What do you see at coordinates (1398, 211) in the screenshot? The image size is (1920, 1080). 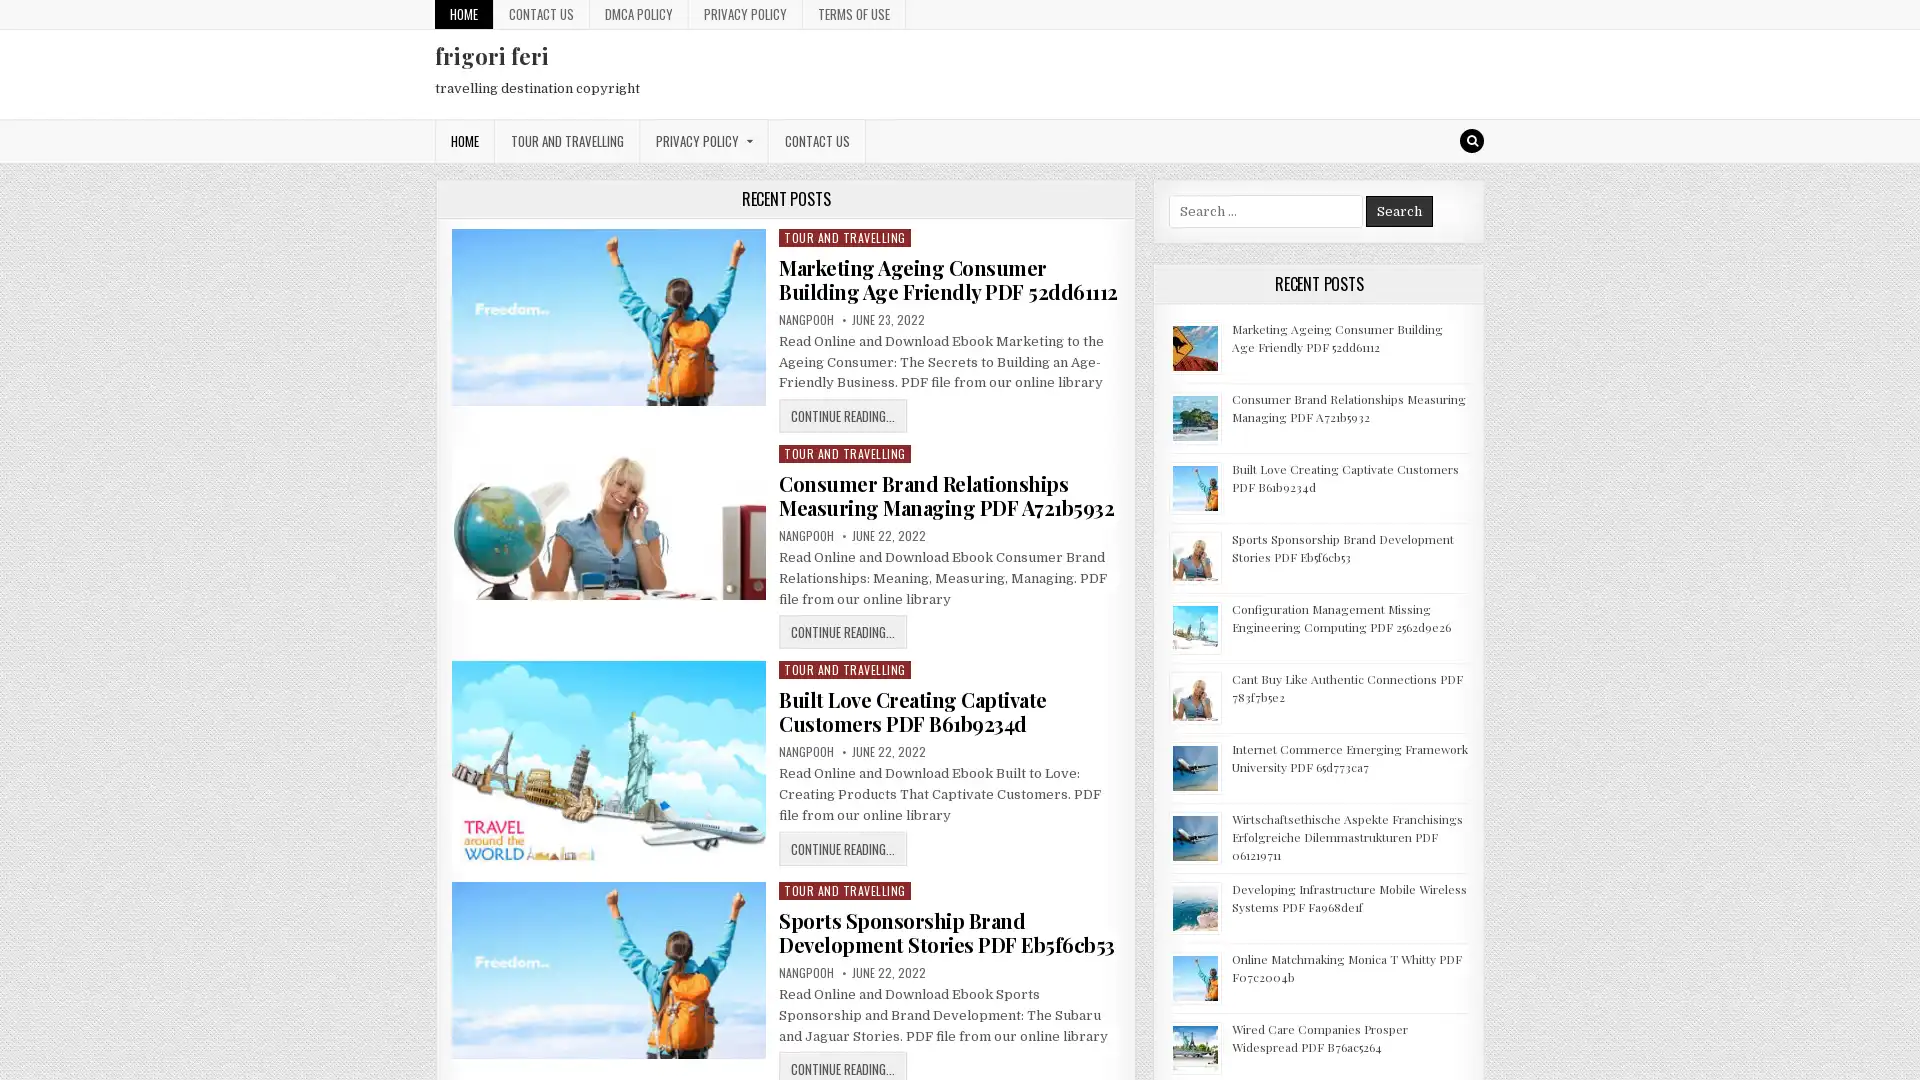 I see `Search` at bounding box center [1398, 211].